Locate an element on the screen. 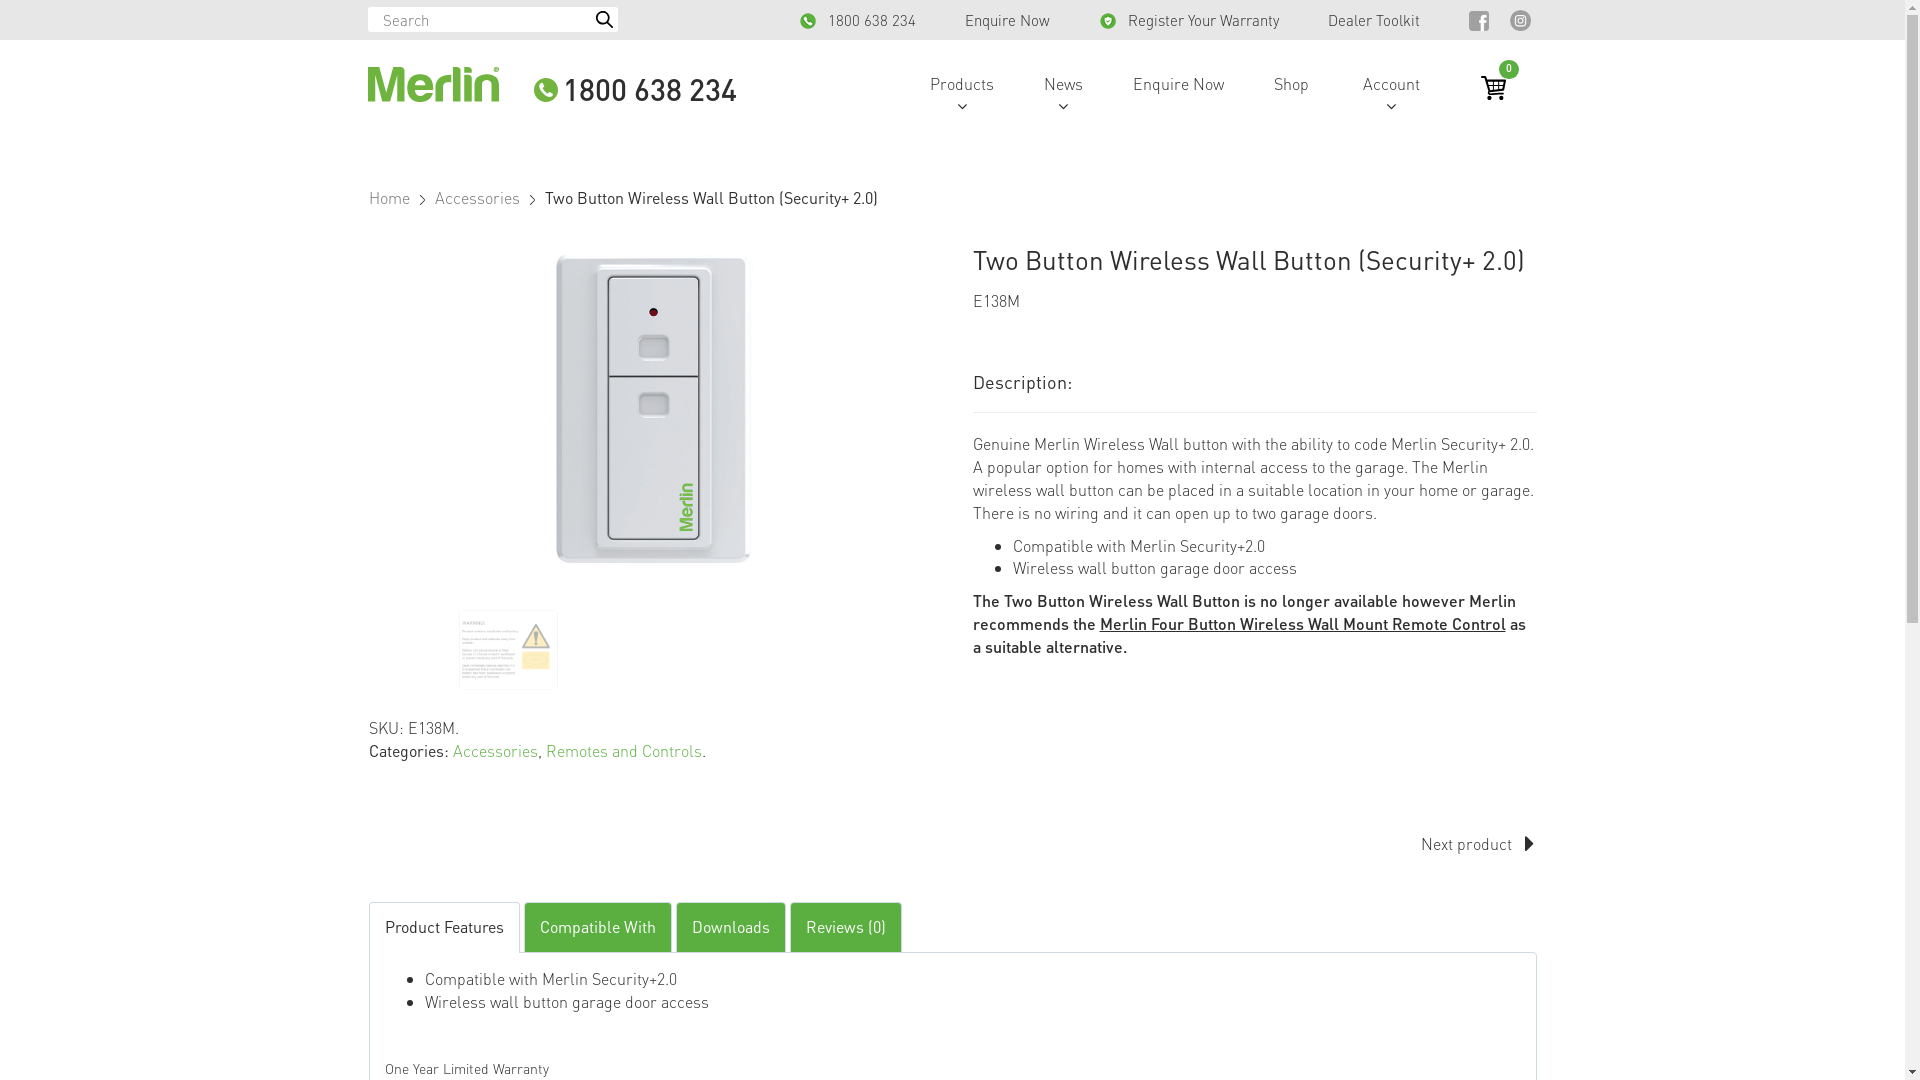  'Remotes and Controls' is located at coordinates (623, 750).